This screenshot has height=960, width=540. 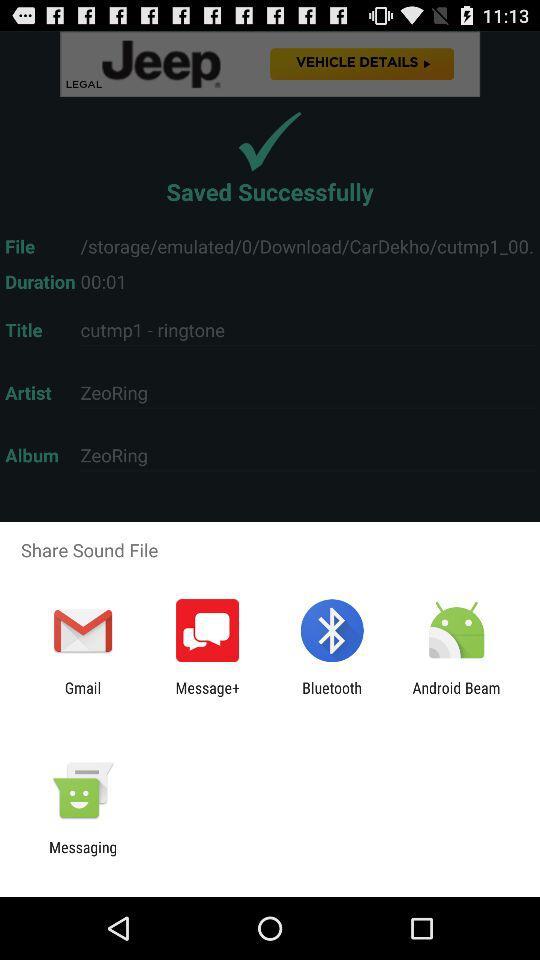 I want to click on messaging, so click(x=82, y=855).